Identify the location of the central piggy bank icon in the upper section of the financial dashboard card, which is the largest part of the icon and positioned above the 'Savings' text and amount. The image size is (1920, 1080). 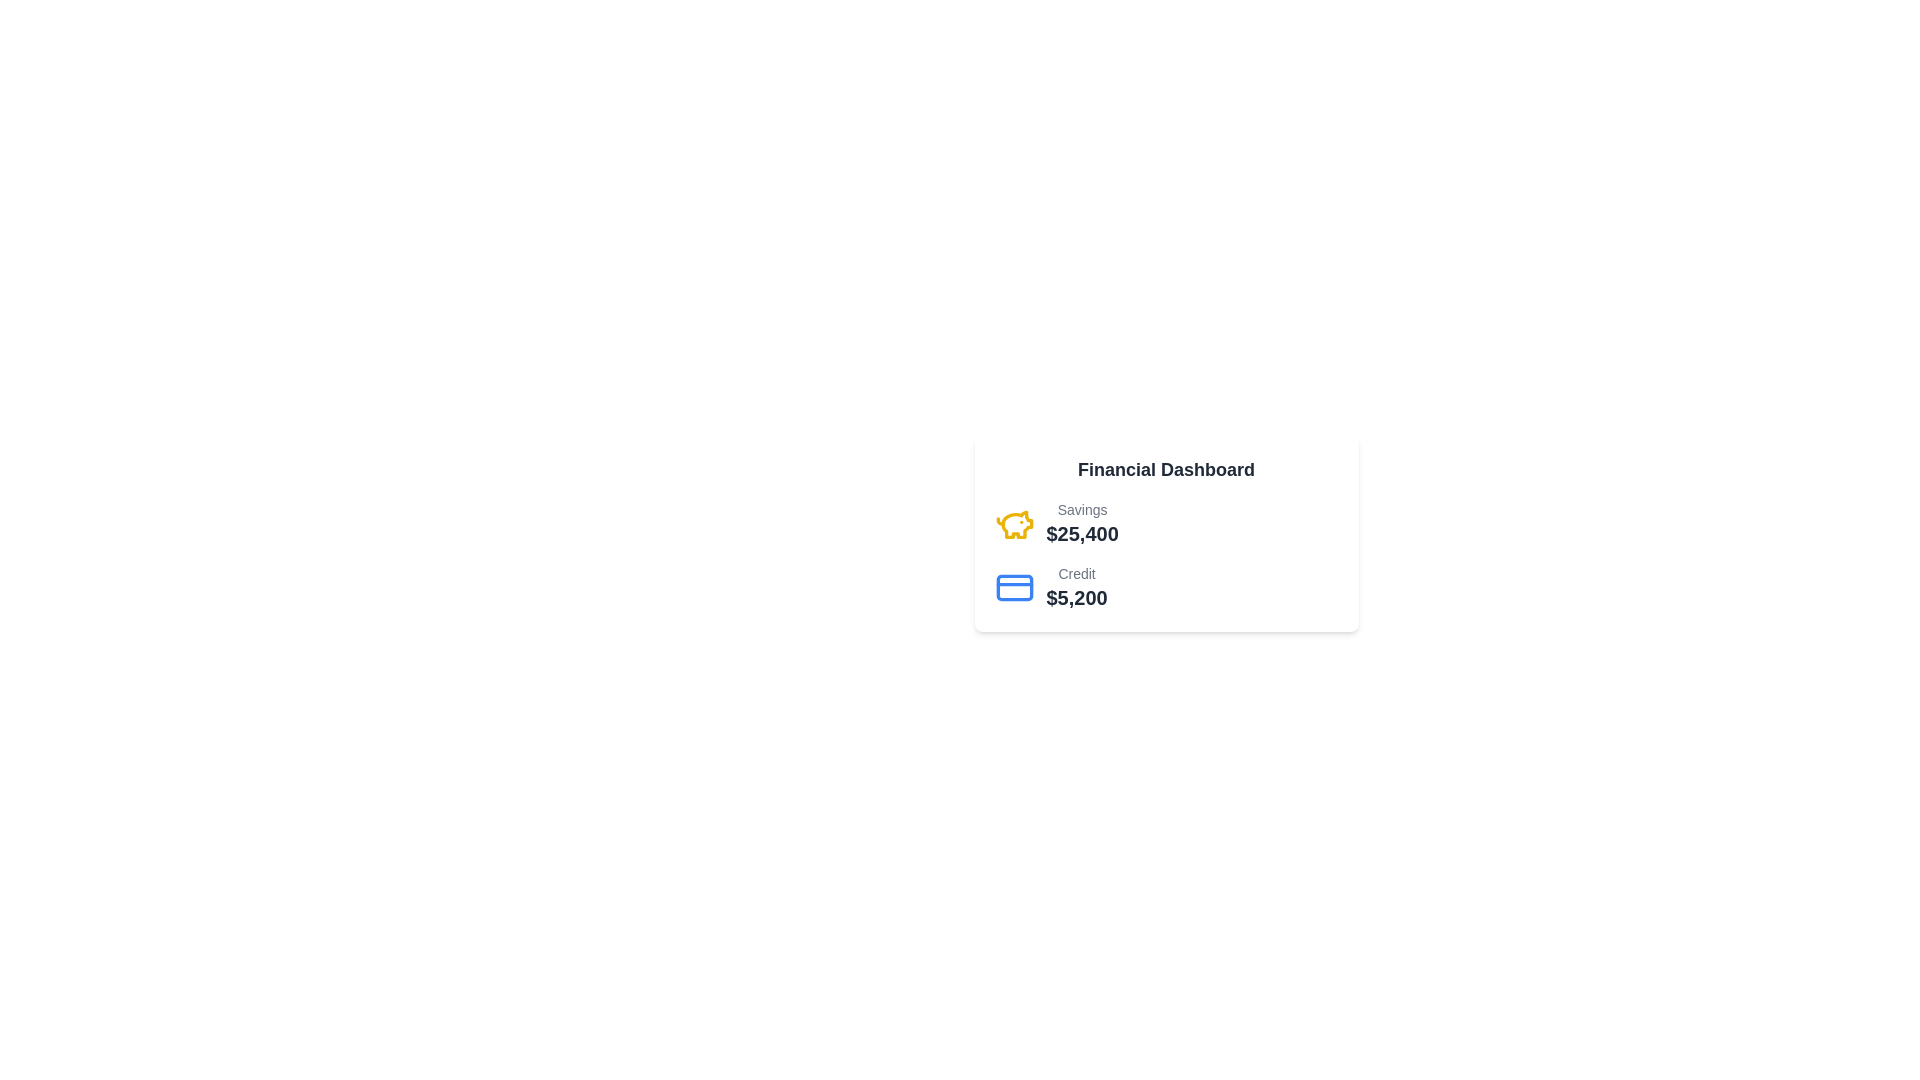
(1017, 523).